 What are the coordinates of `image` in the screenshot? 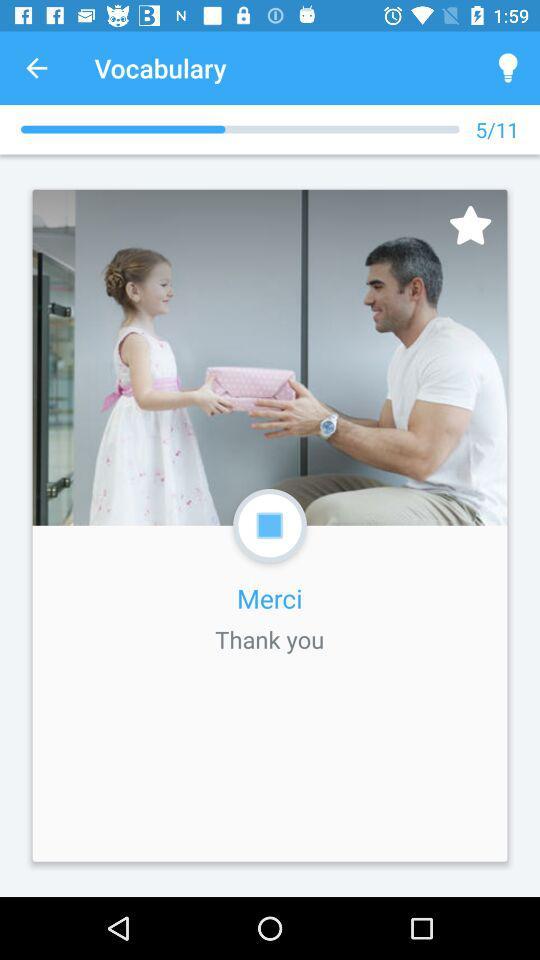 It's located at (470, 225).